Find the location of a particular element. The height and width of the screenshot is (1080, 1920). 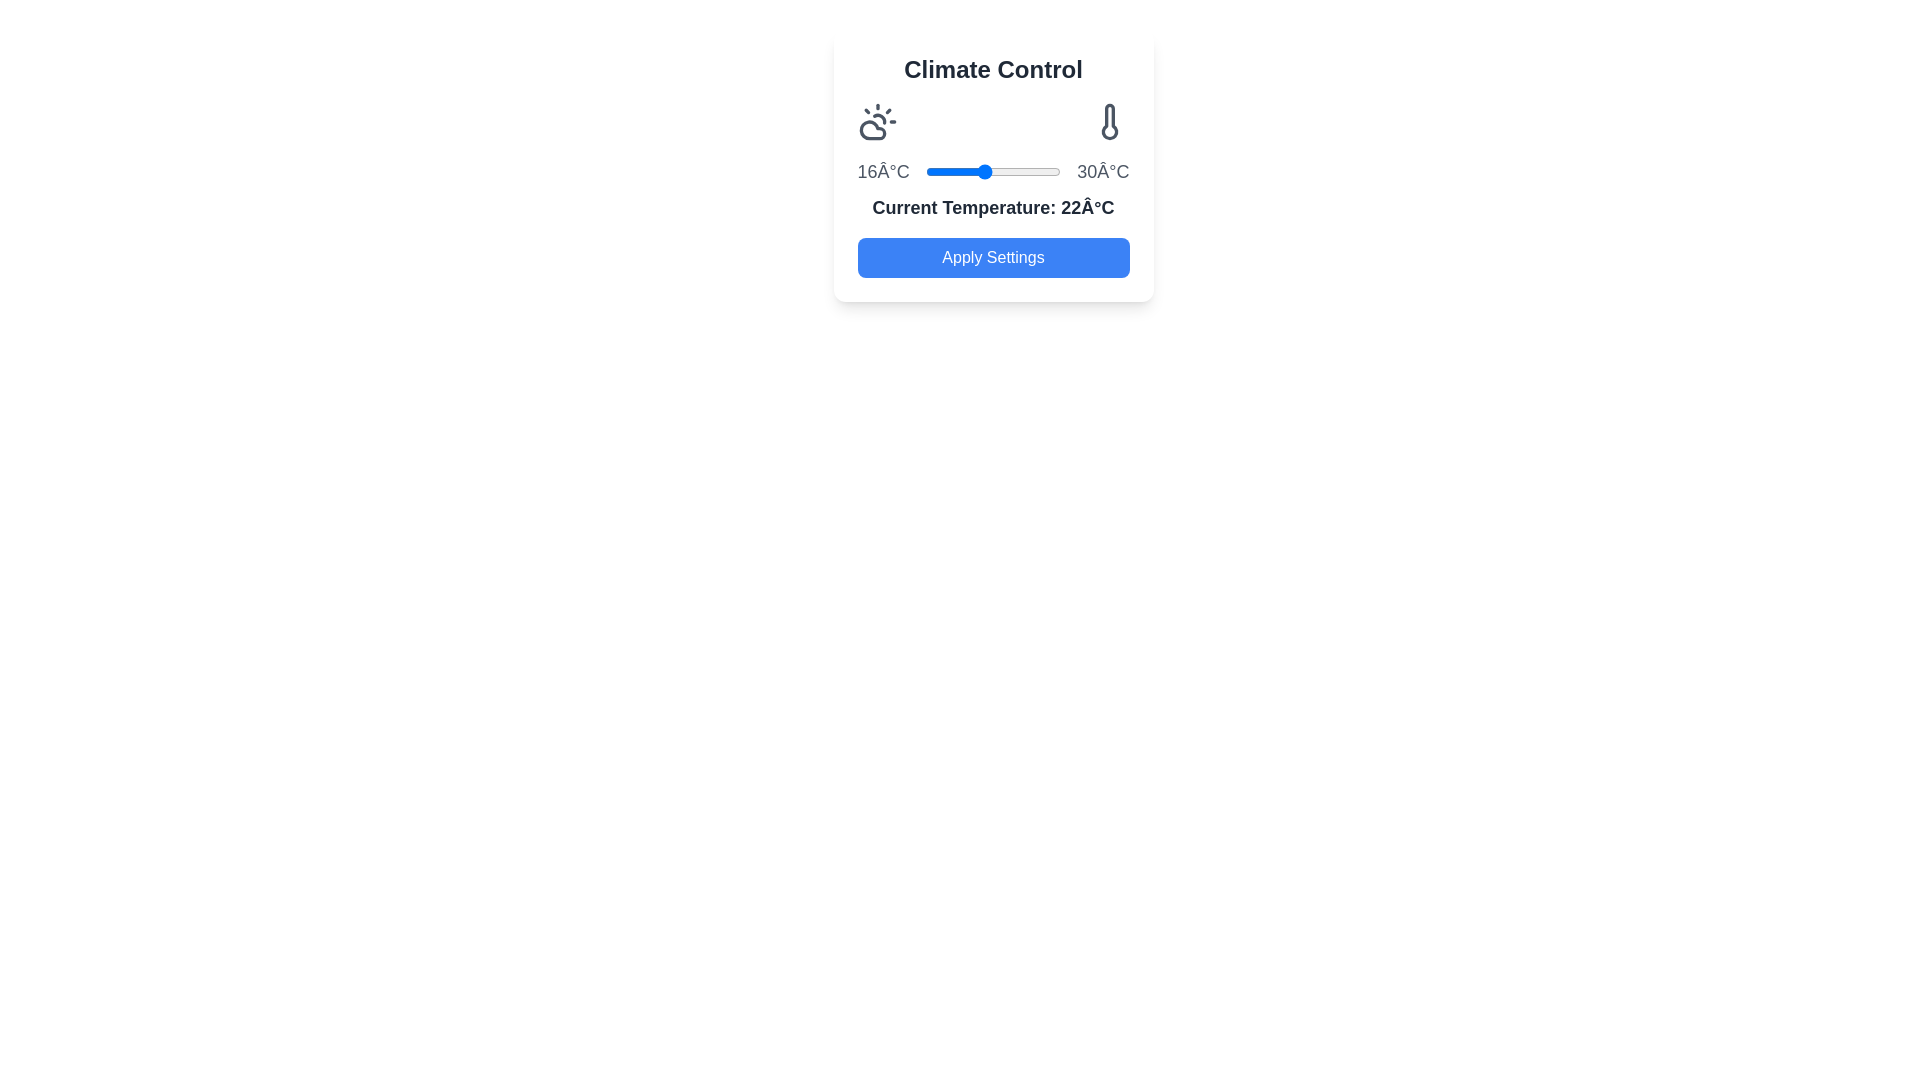

the temperature is located at coordinates (1003, 171).